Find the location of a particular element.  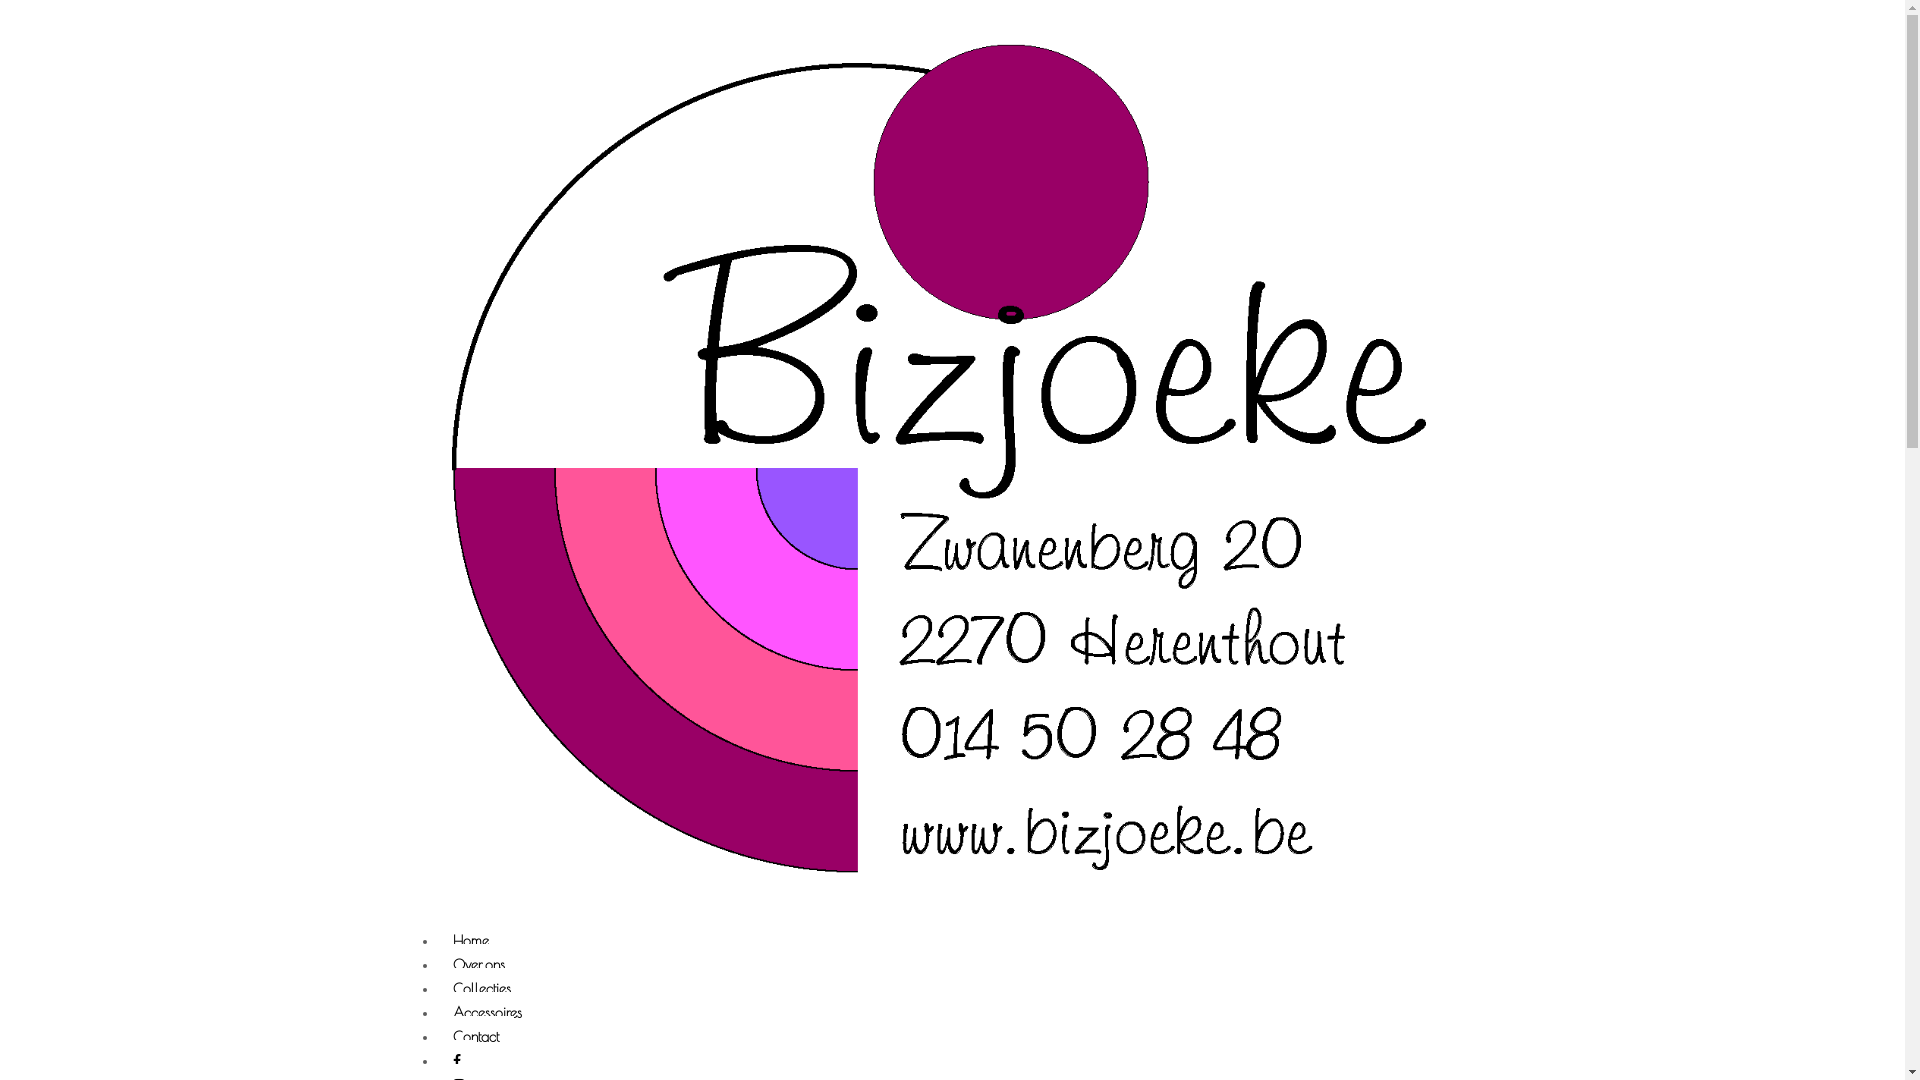

'Collecties' is located at coordinates (436, 990).